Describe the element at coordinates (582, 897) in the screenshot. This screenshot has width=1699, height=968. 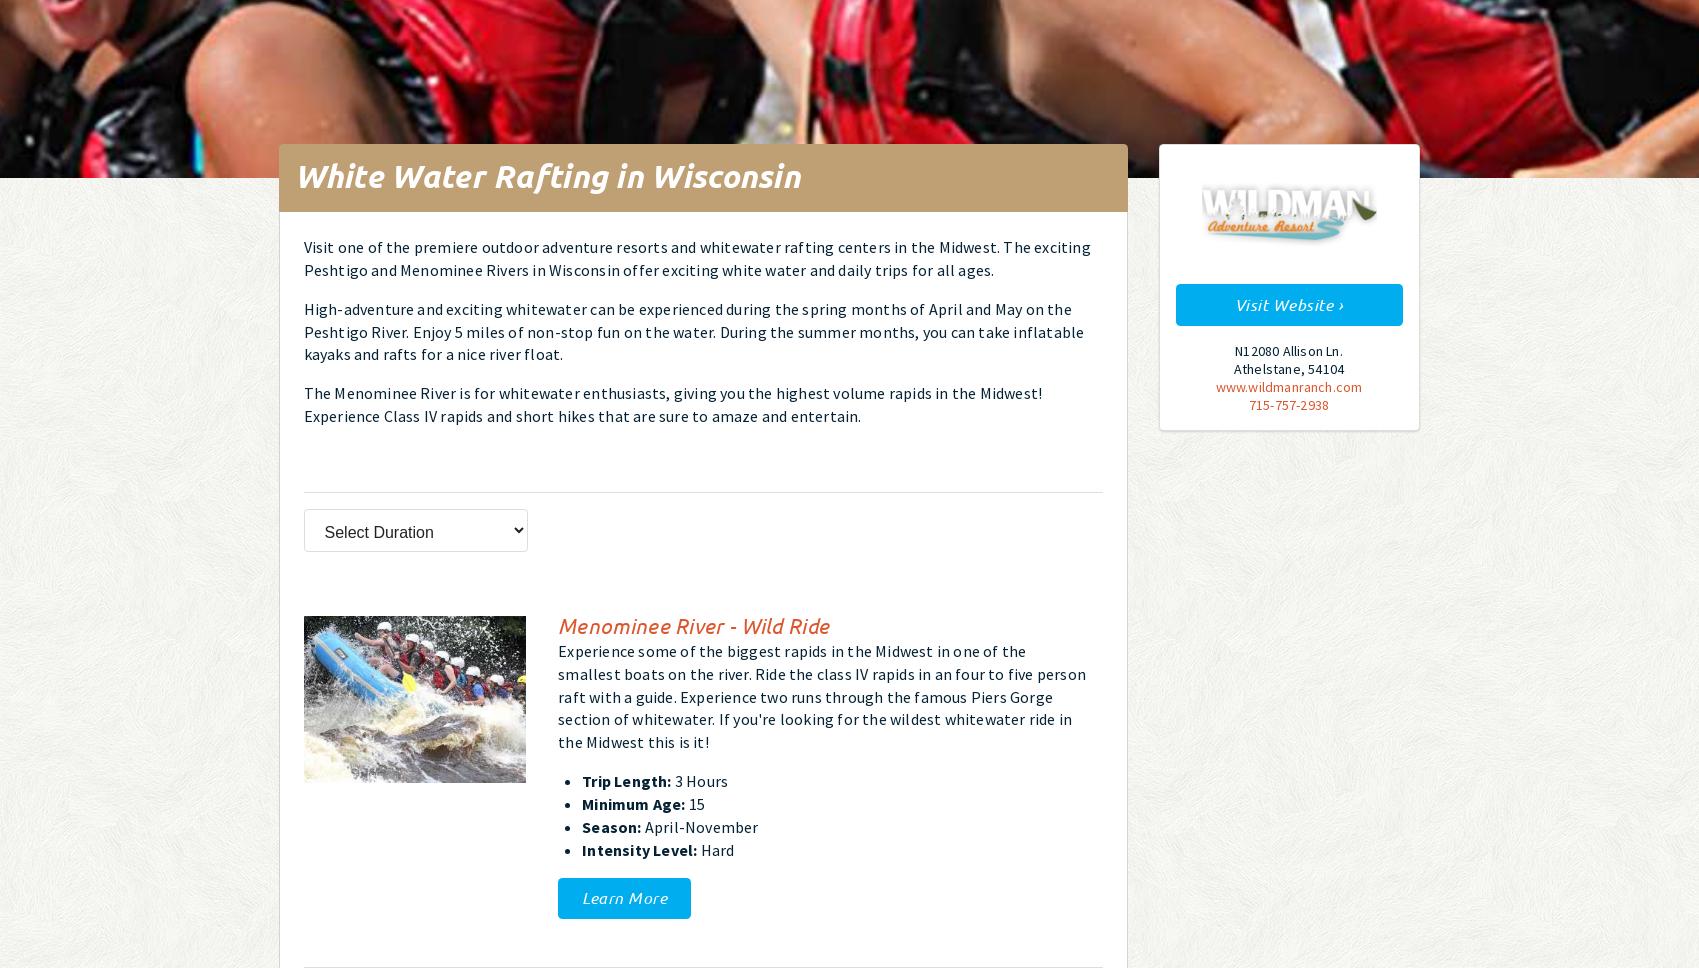
I see `'Learn More'` at that location.